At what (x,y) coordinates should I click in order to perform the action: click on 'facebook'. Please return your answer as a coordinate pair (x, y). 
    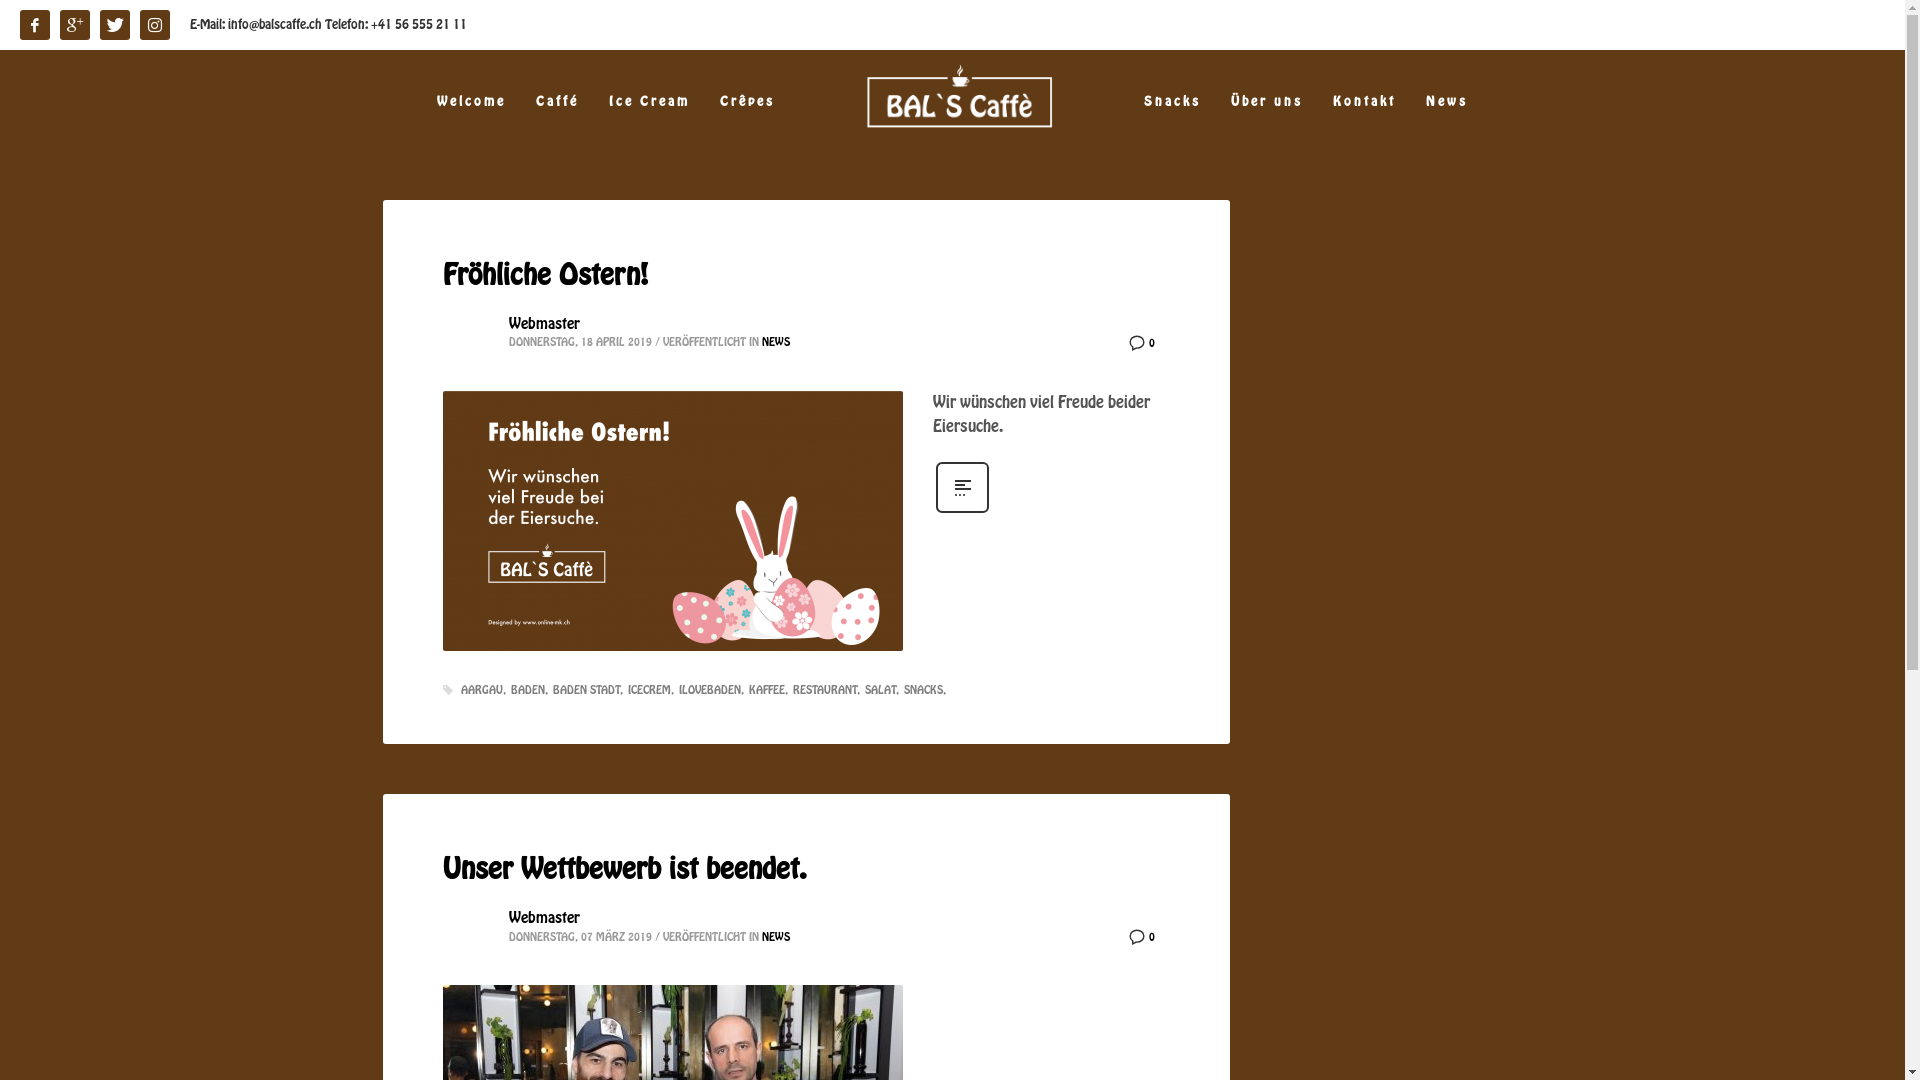
    Looking at the image, I should click on (34, 24).